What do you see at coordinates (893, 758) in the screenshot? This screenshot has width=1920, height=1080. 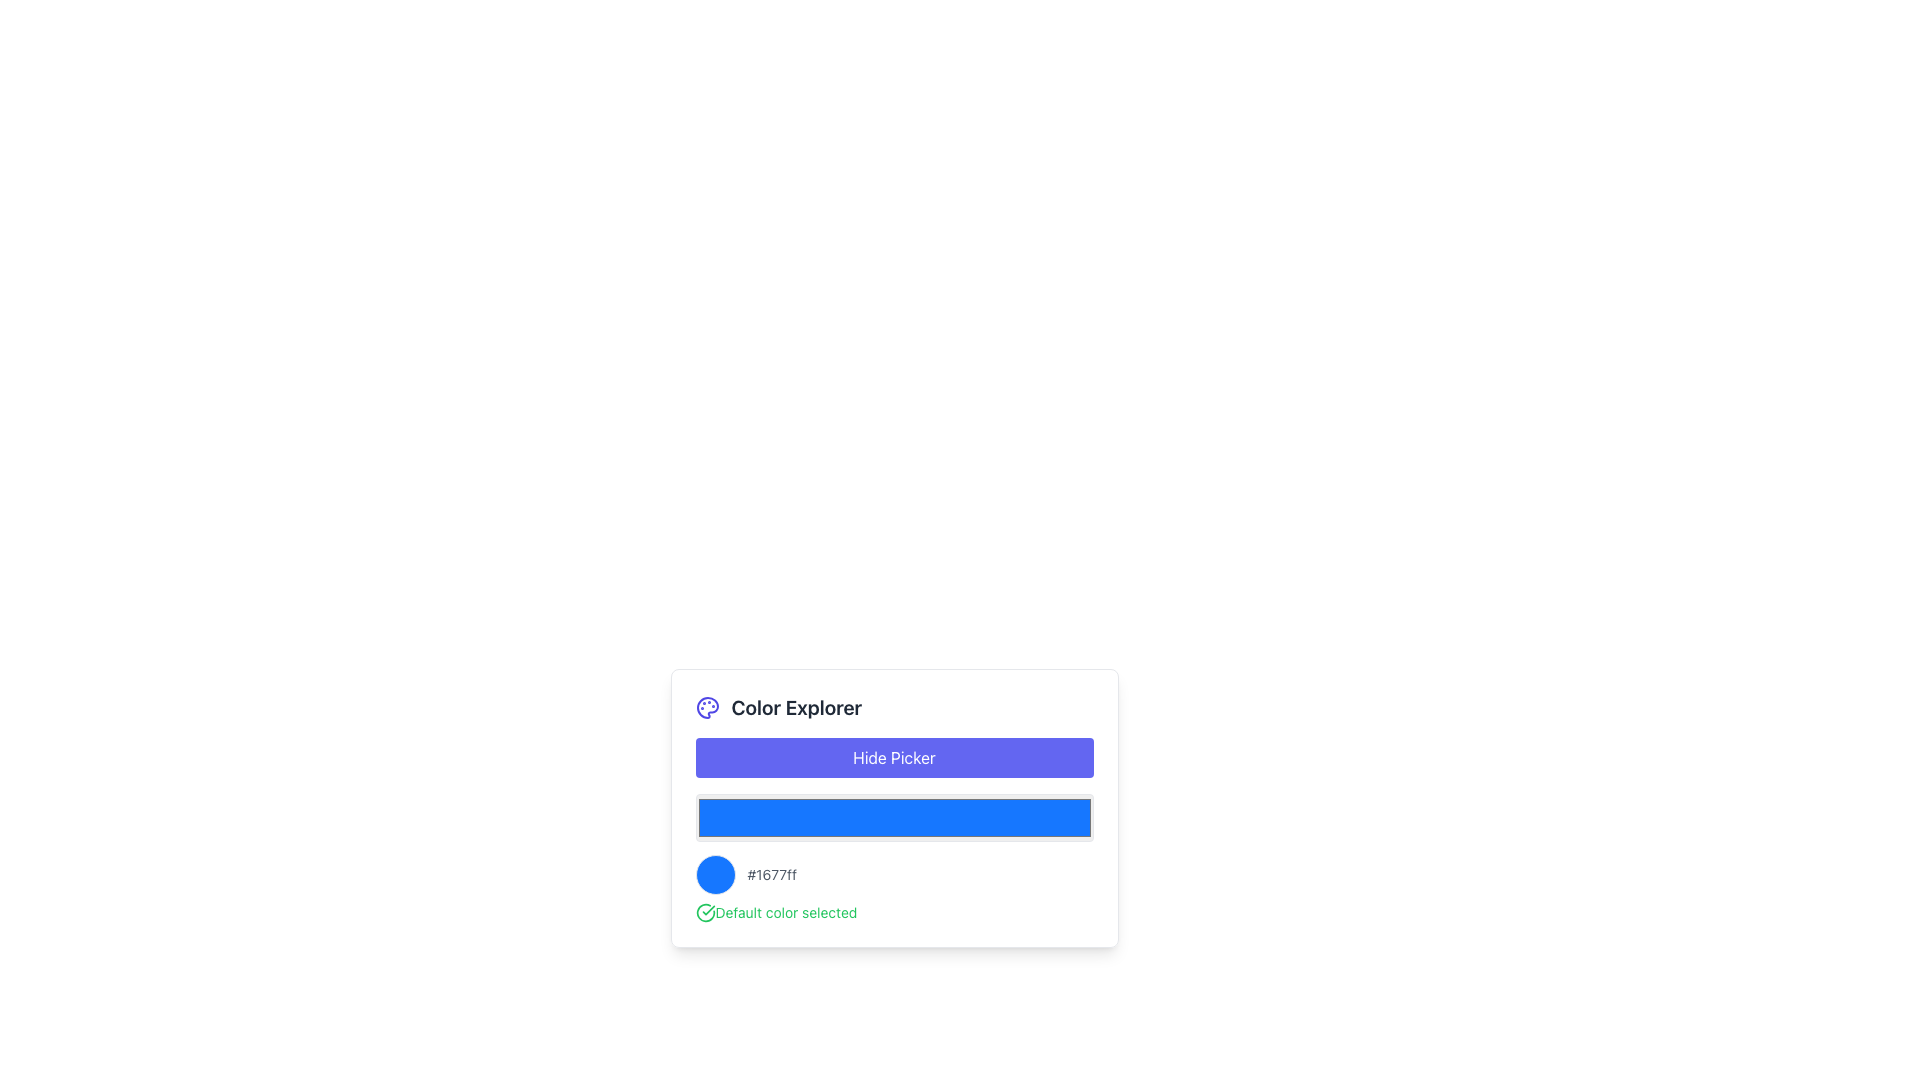 I see `the 'Hide Picker' button, which is a rectangular button with rounded corners, styled with a purple background and white text` at bounding box center [893, 758].